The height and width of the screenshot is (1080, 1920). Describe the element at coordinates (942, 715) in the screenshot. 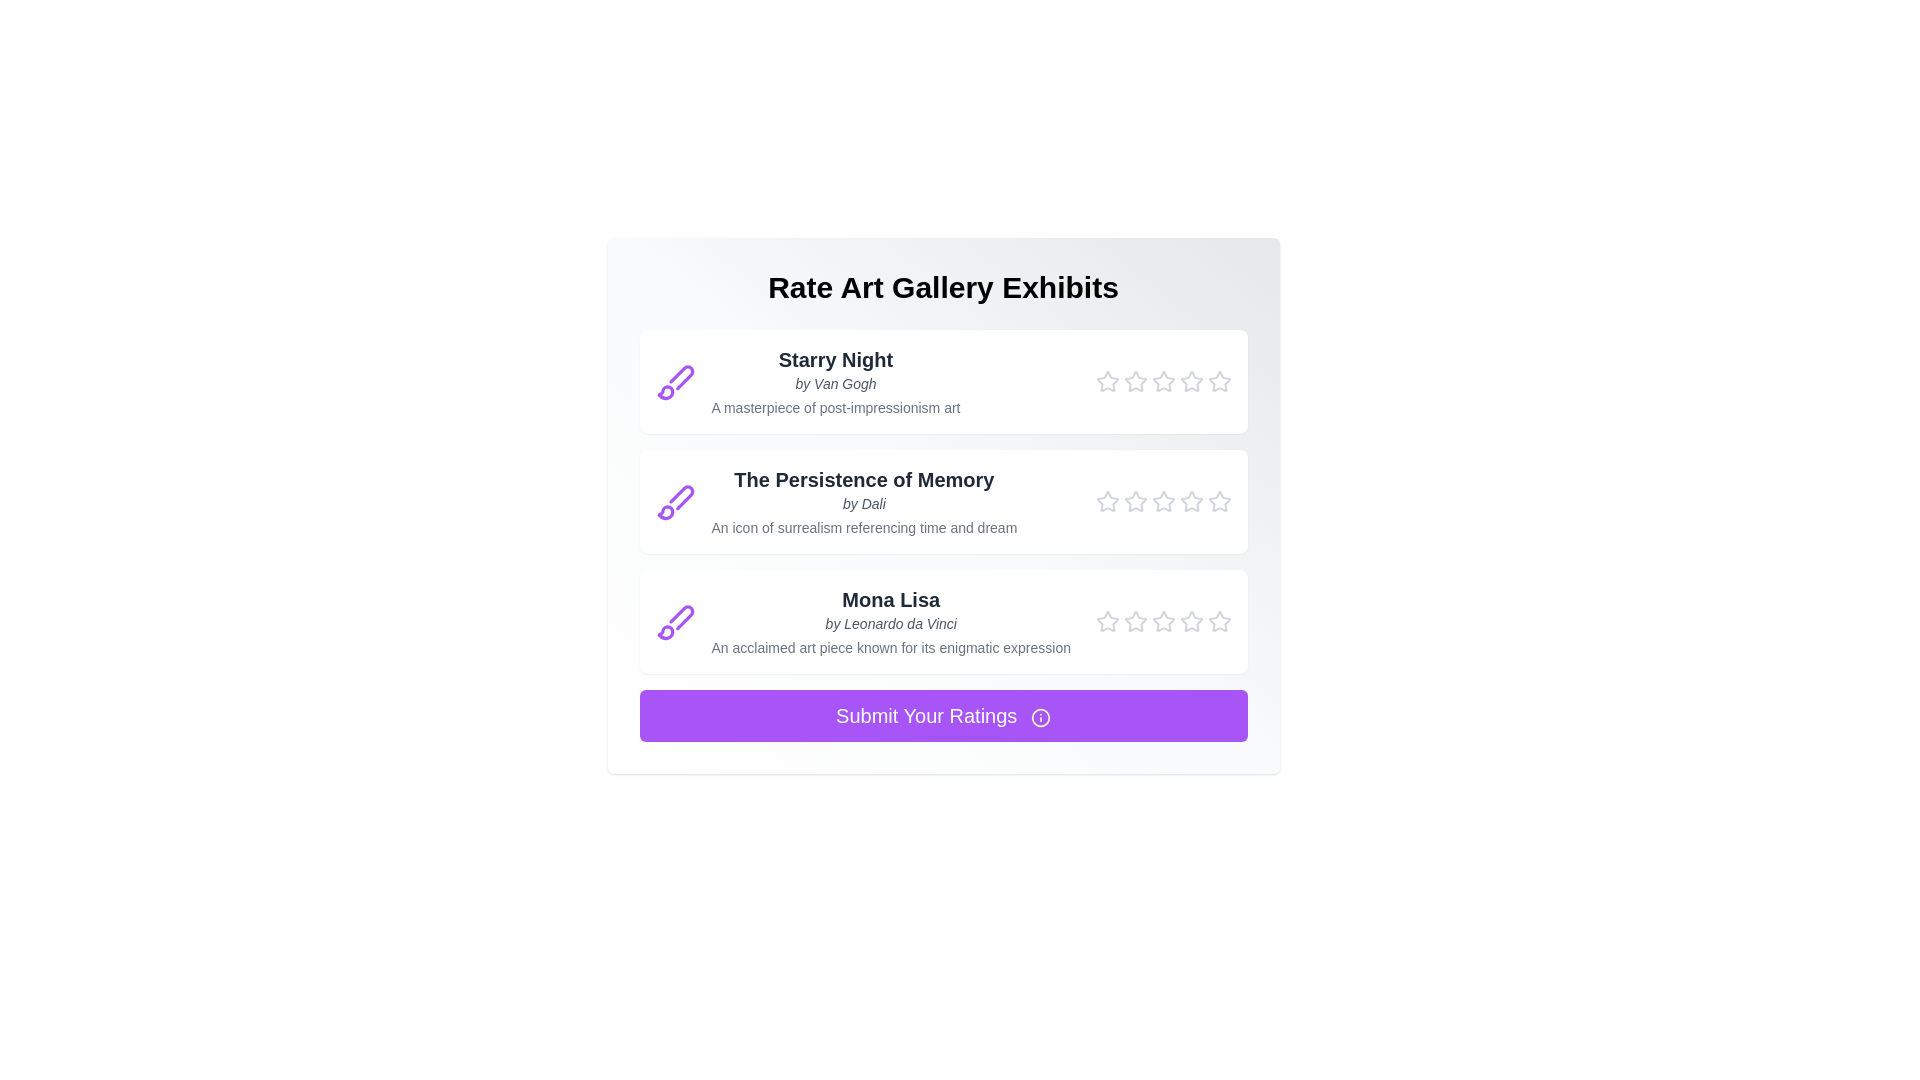

I see `the 'Submit Your Ratings' button` at that location.